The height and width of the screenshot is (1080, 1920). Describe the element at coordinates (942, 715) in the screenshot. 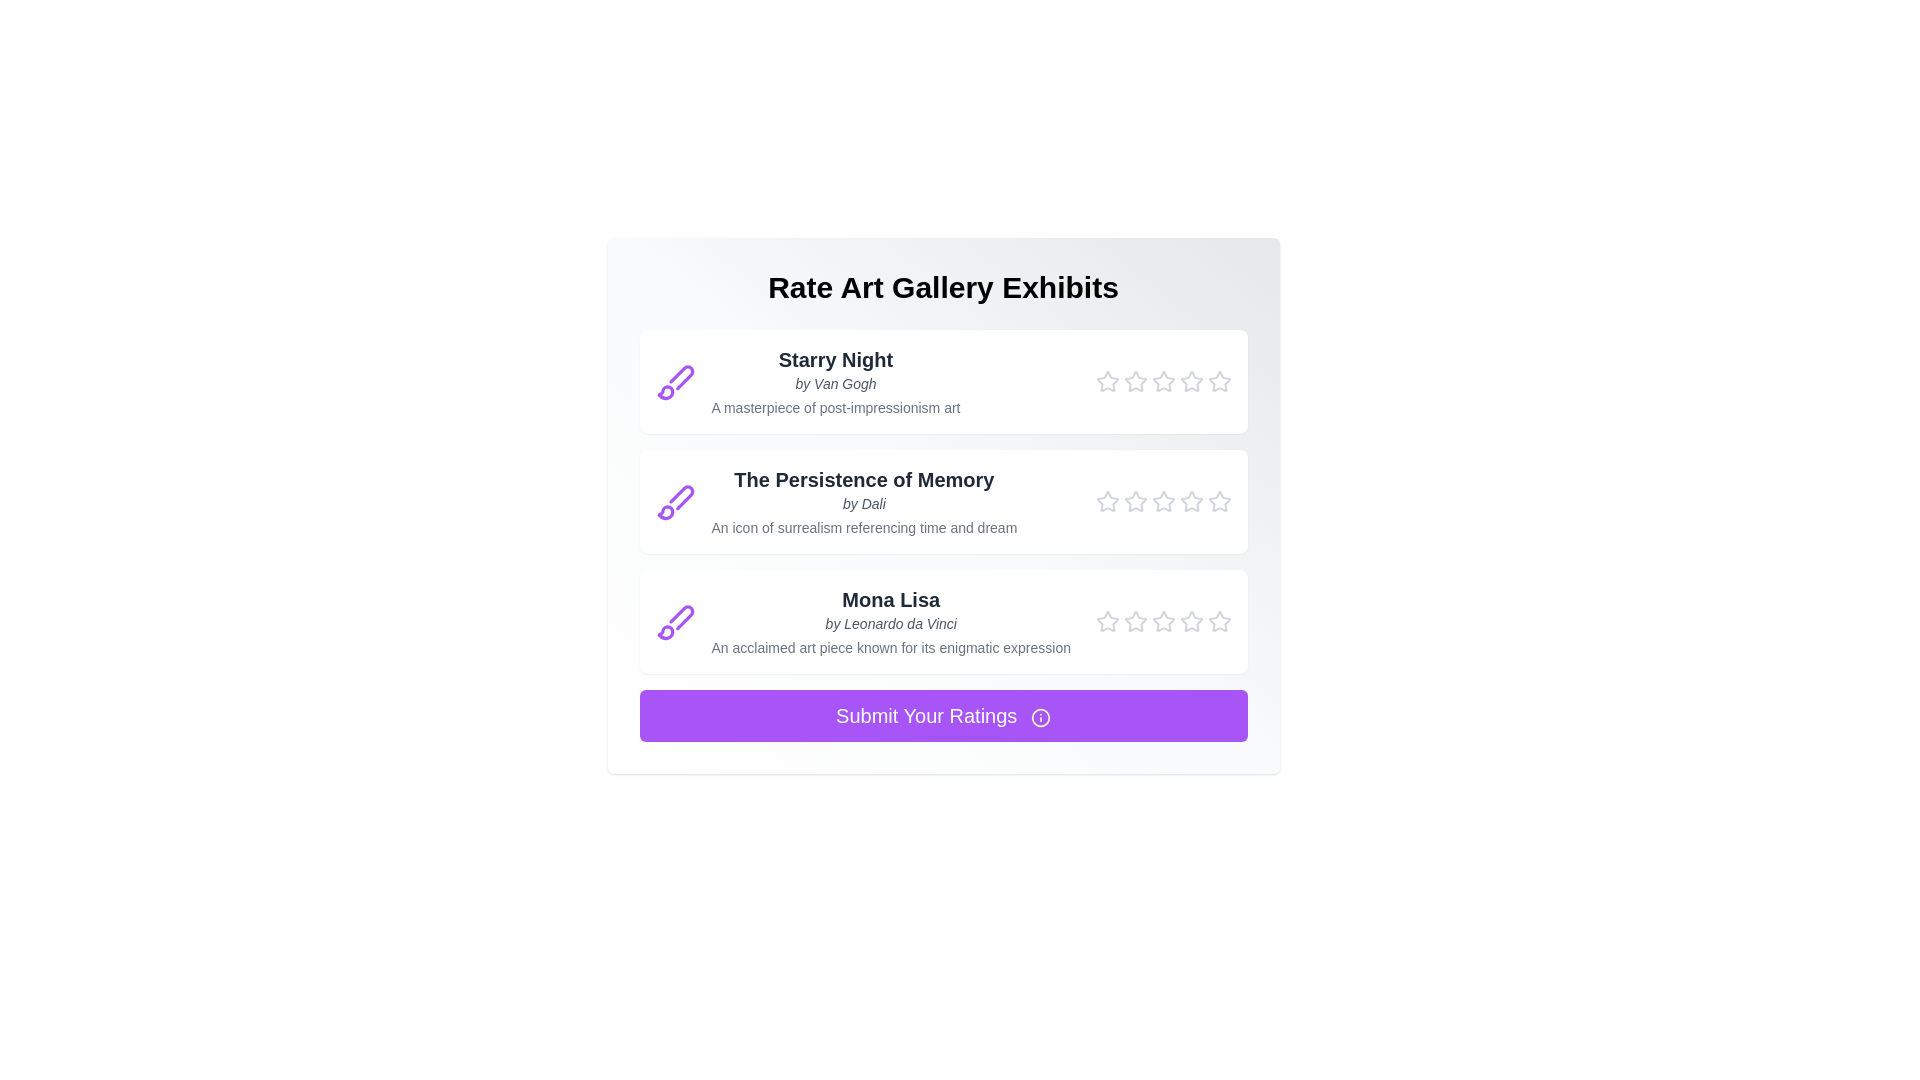

I see `the 'Submit Your Ratings' button` at that location.